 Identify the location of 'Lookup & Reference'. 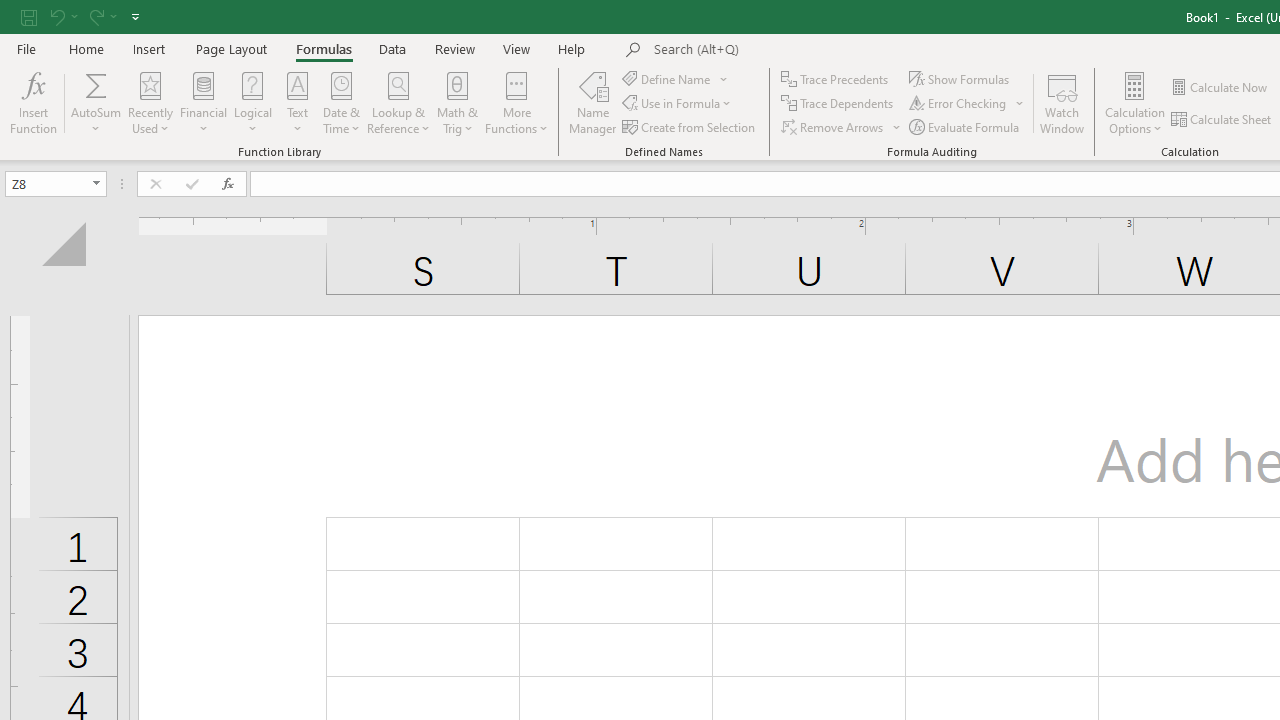
(398, 103).